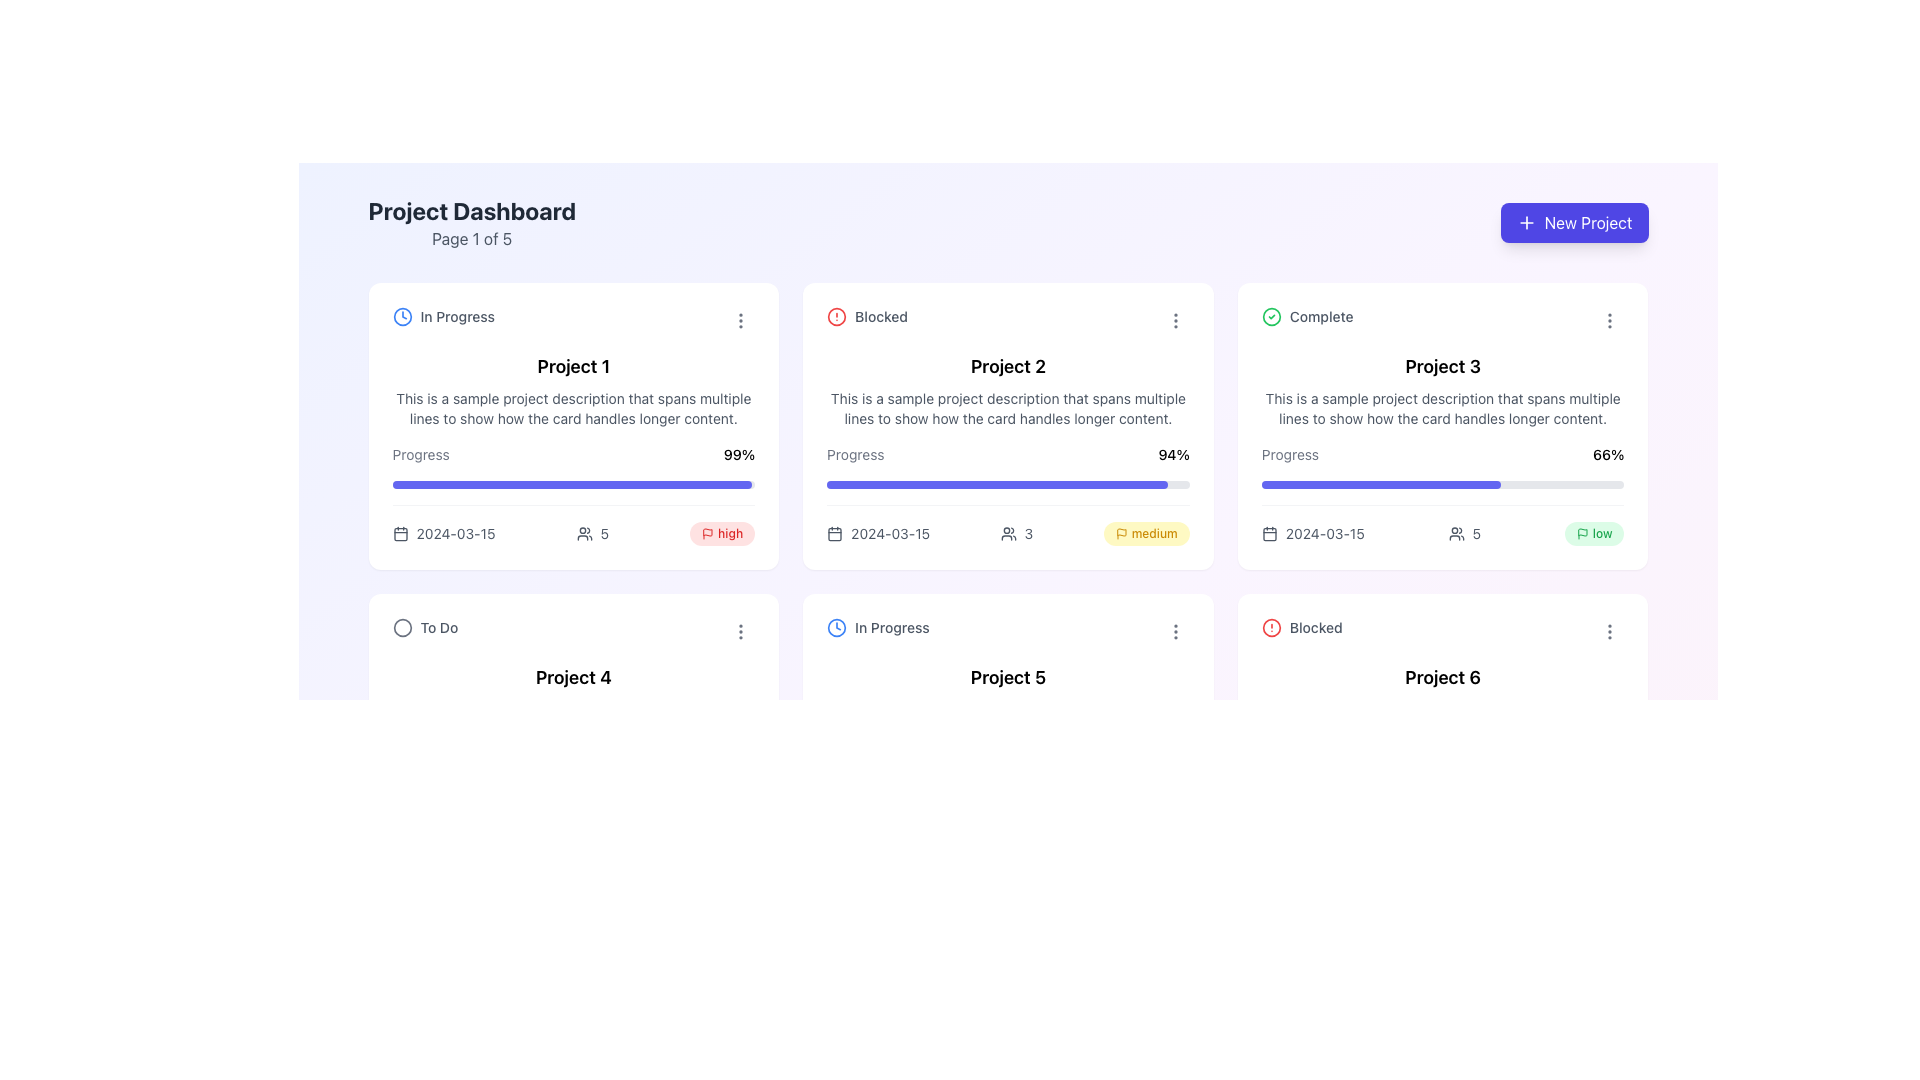 The image size is (1920, 1080). What do you see at coordinates (401, 627) in the screenshot?
I see `the indicator icon for the 'To Do' label located in the bottom left of the interface to interact with it` at bounding box center [401, 627].